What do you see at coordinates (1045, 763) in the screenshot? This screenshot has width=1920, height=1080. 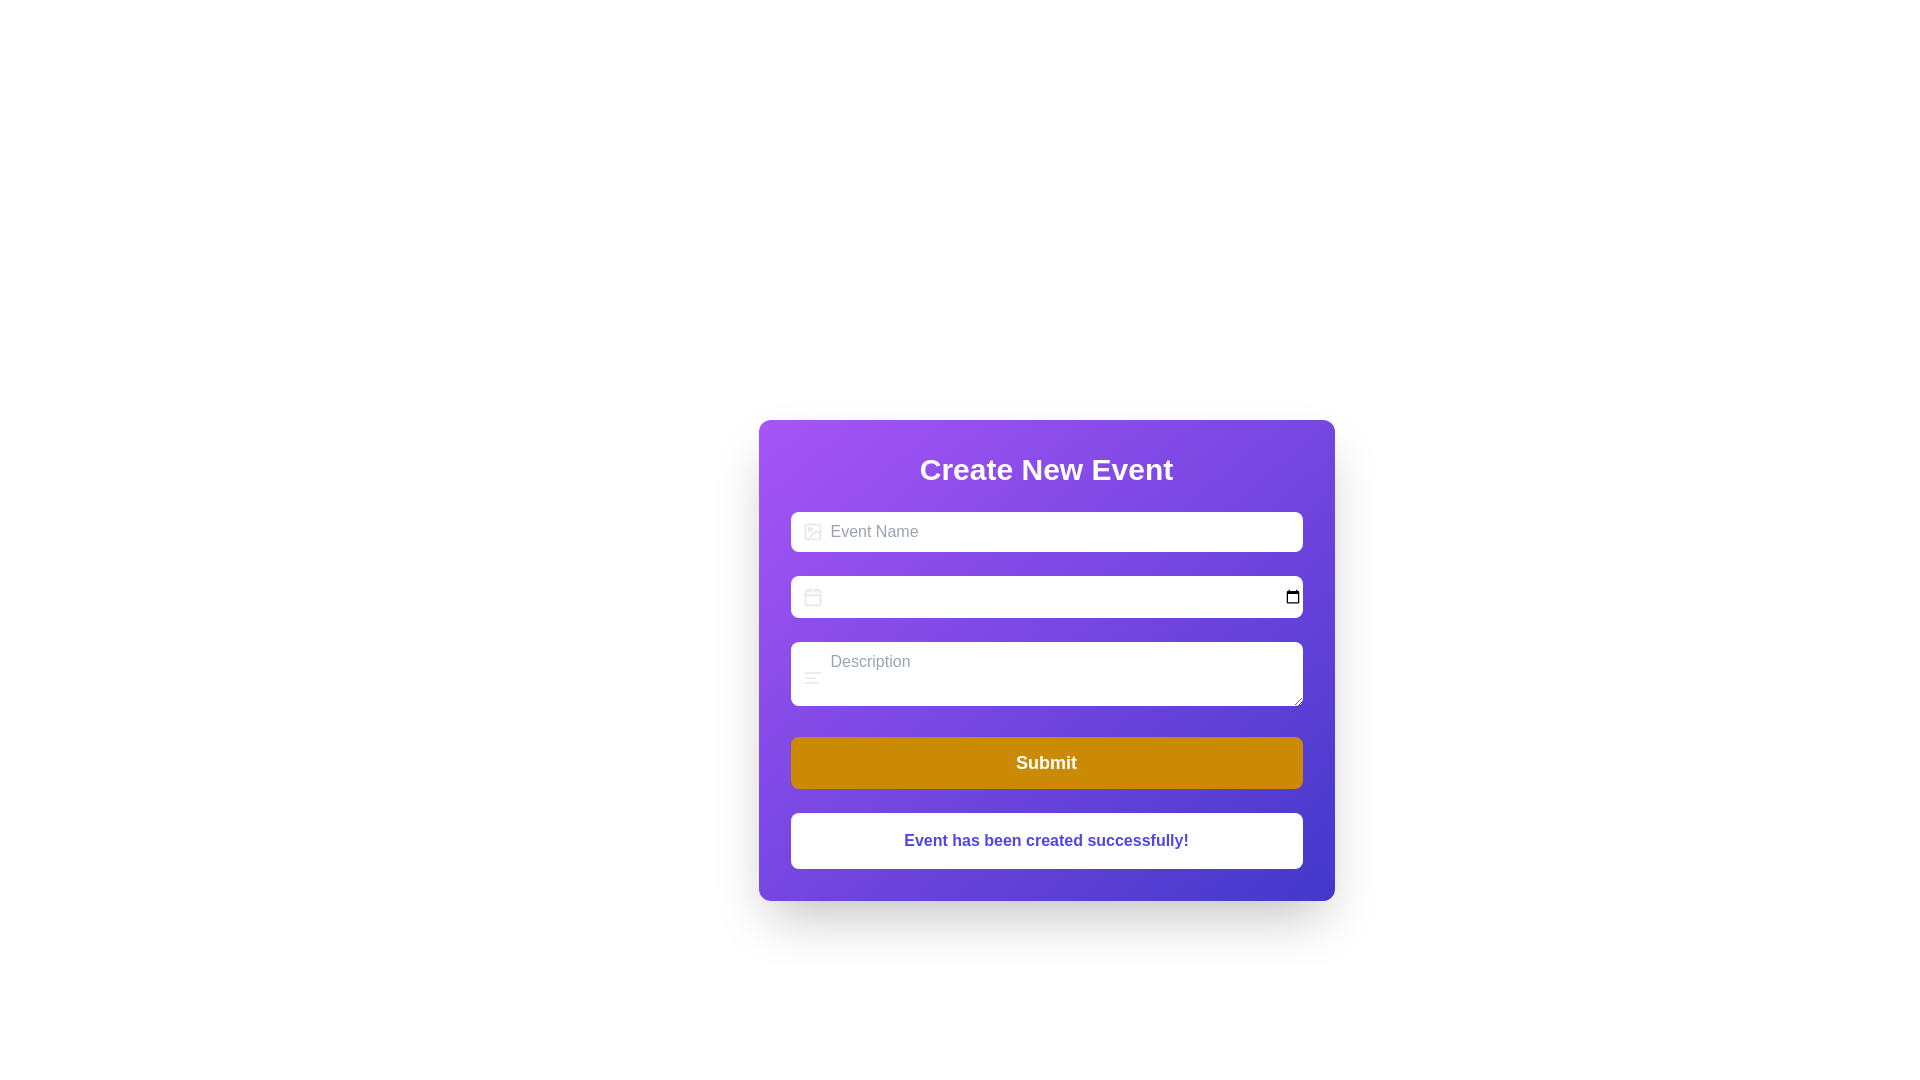 I see `the submission button located at the bottom of the form` at bounding box center [1045, 763].